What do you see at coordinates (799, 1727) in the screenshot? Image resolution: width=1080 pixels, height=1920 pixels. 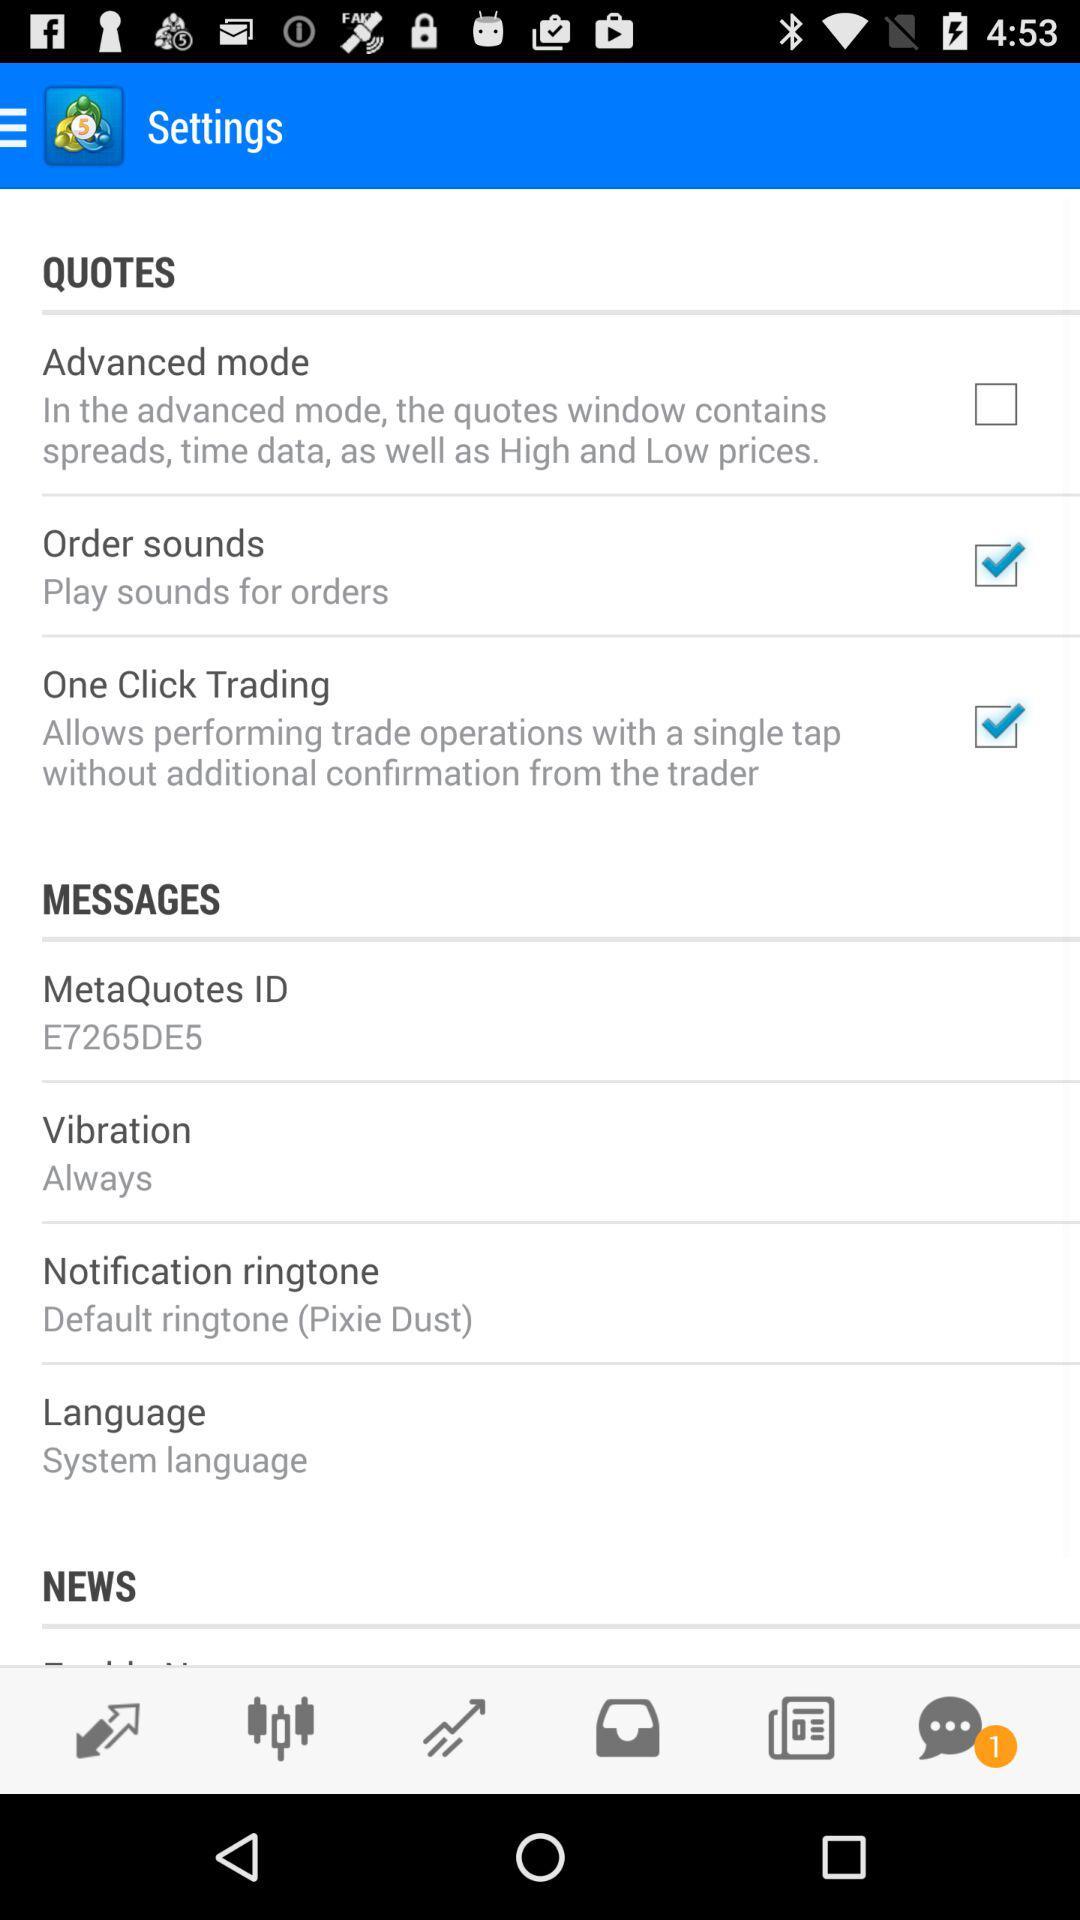 I see `news` at bounding box center [799, 1727].